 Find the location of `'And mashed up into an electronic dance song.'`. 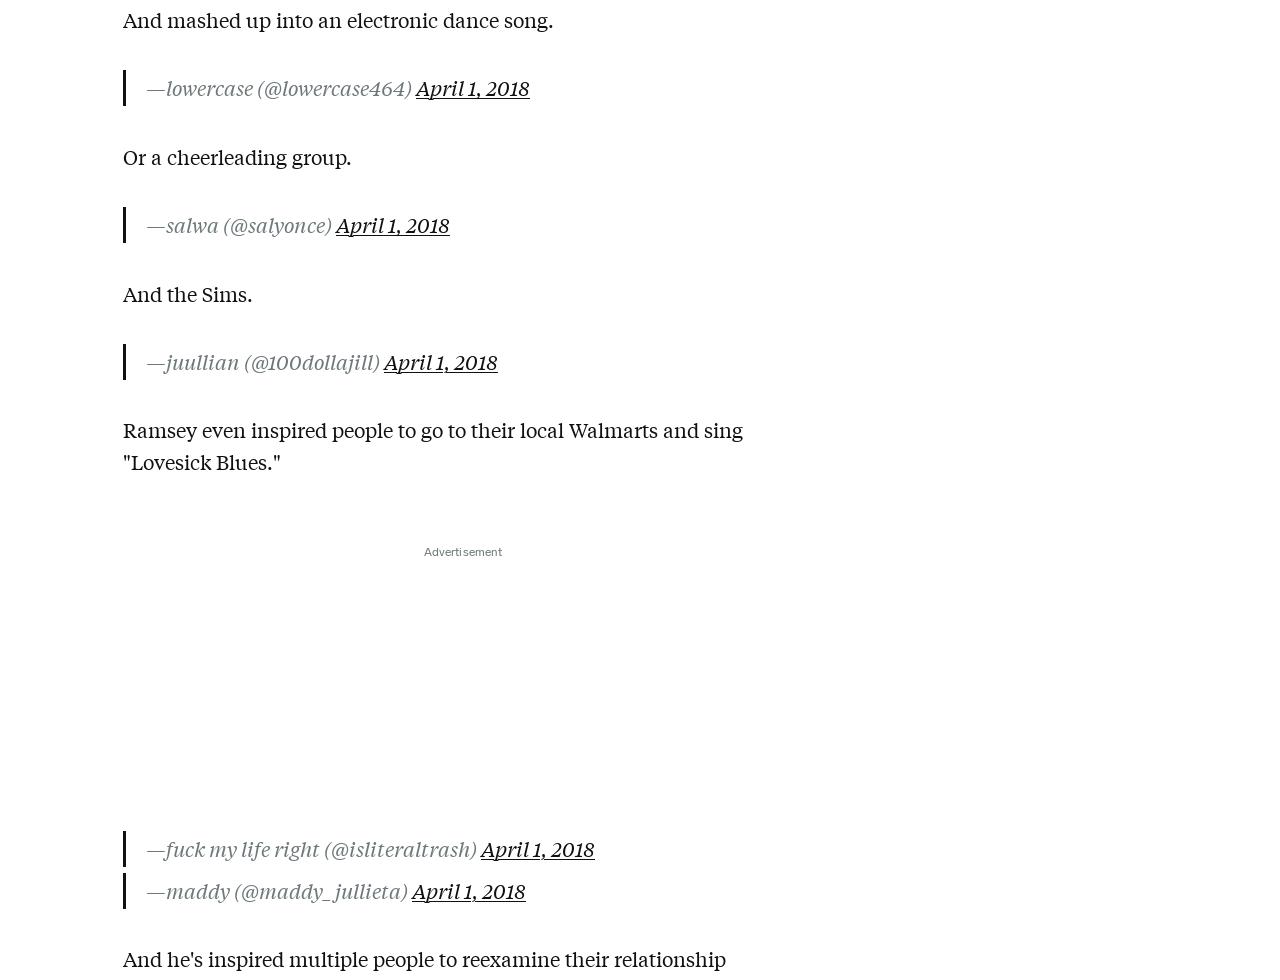

'And mashed up into an electronic dance song.' is located at coordinates (338, 18).